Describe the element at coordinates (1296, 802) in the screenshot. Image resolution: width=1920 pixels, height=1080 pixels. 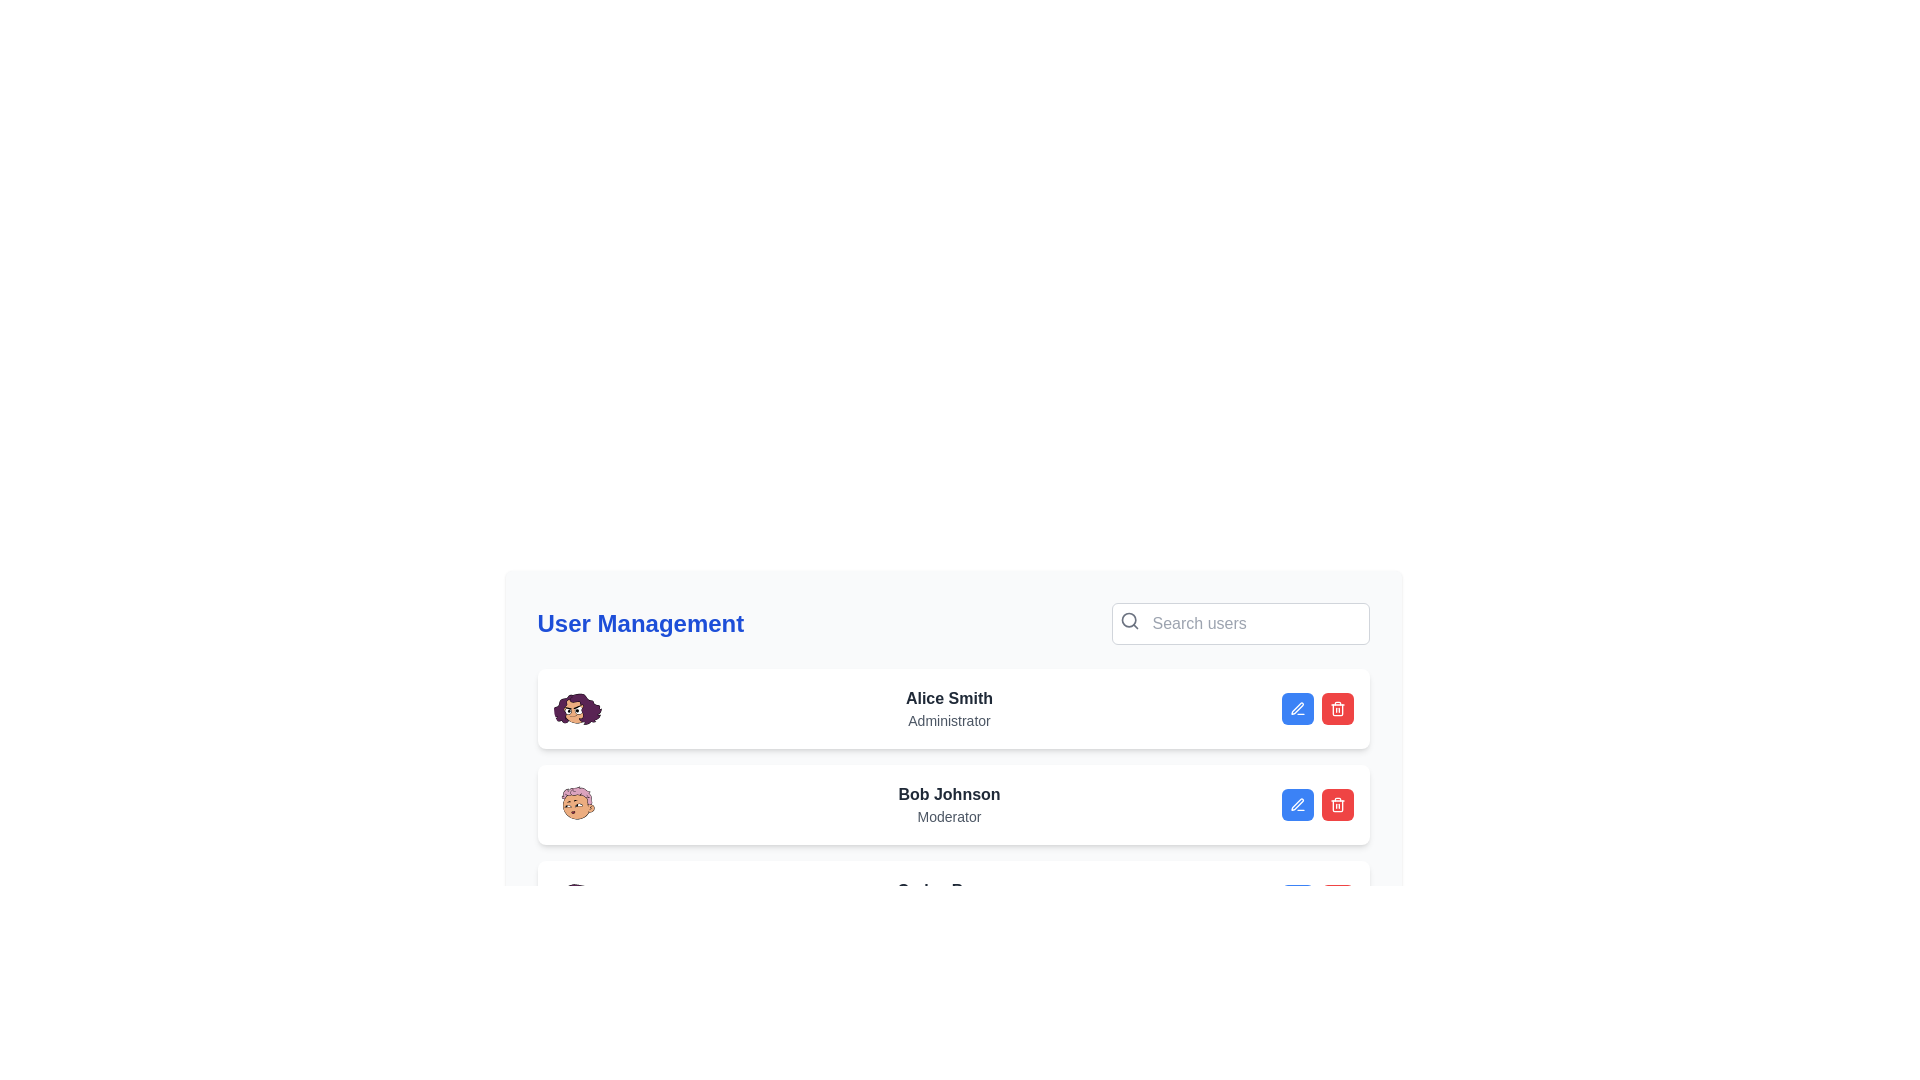
I see `the pen-shaped icon located` at that location.